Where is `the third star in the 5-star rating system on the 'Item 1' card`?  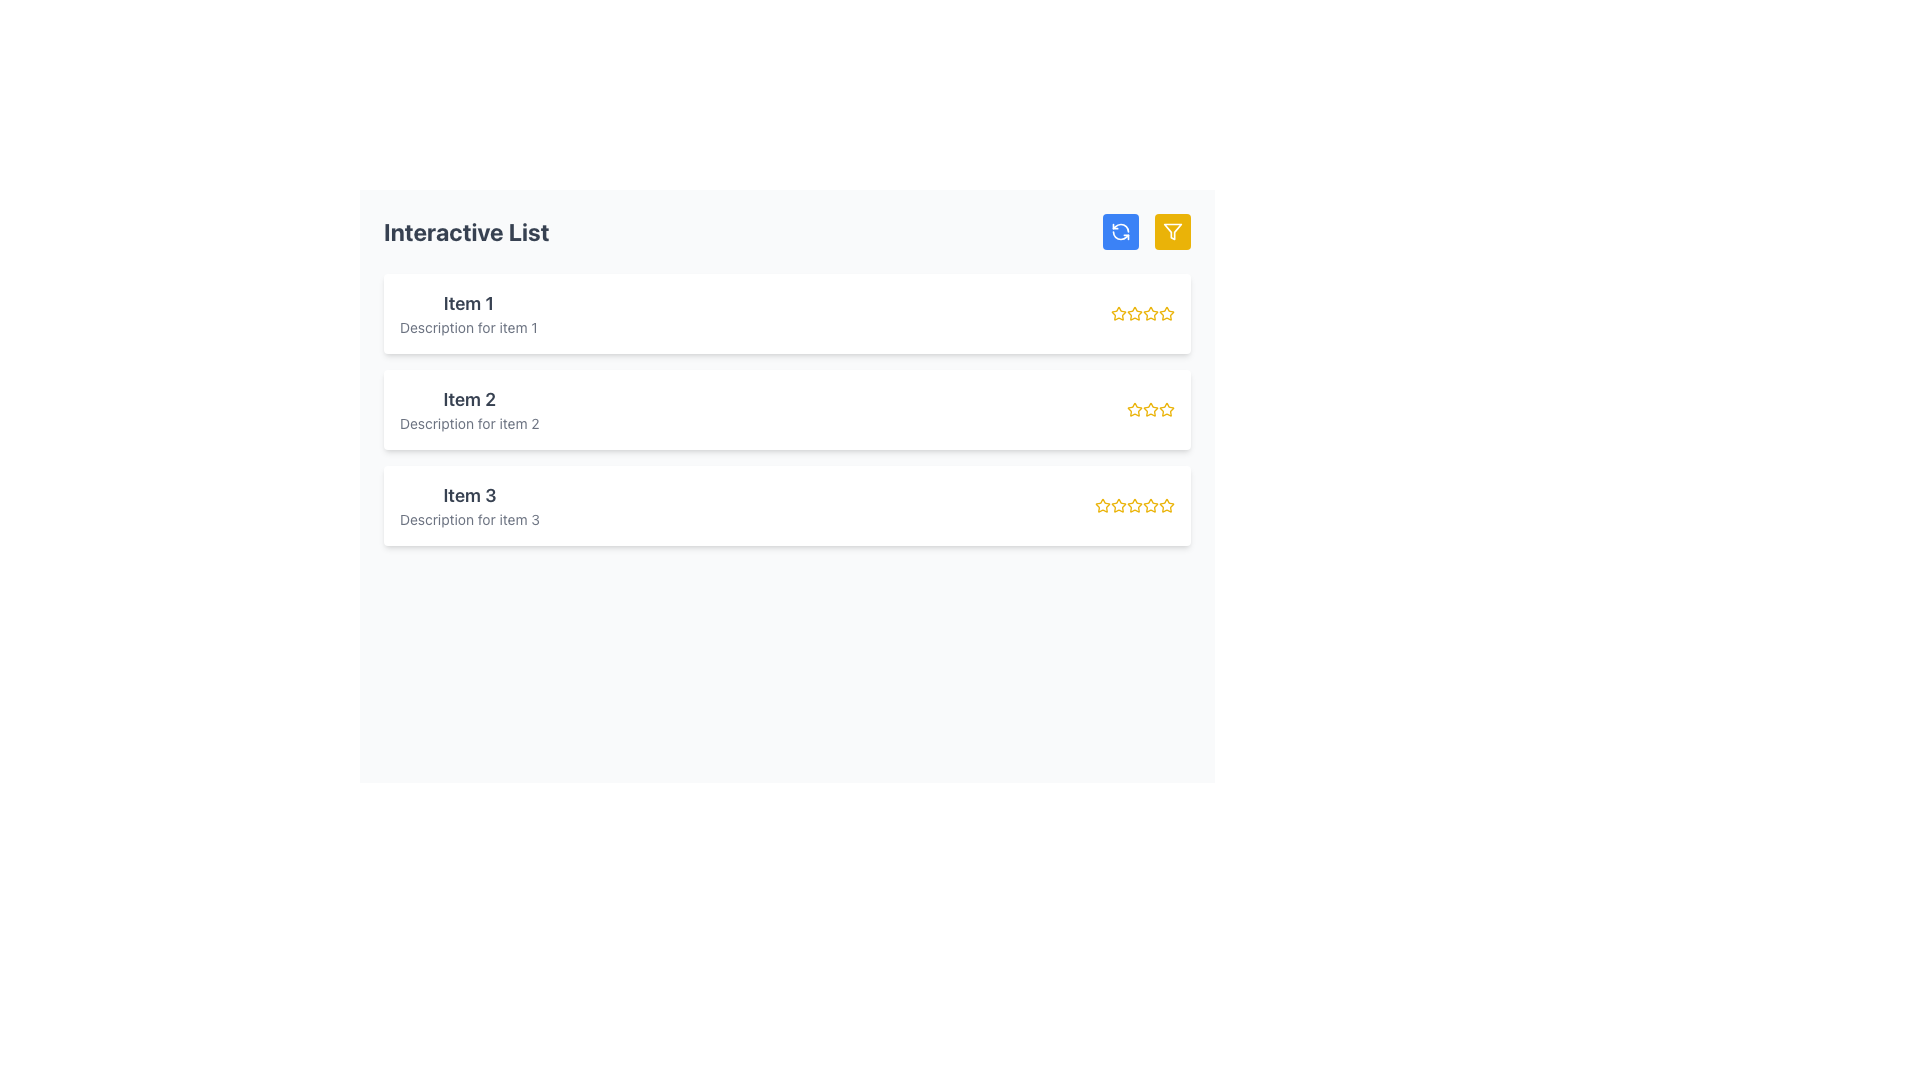
the third star in the 5-star rating system on the 'Item 1' card is located at coordinates (1142, 313).